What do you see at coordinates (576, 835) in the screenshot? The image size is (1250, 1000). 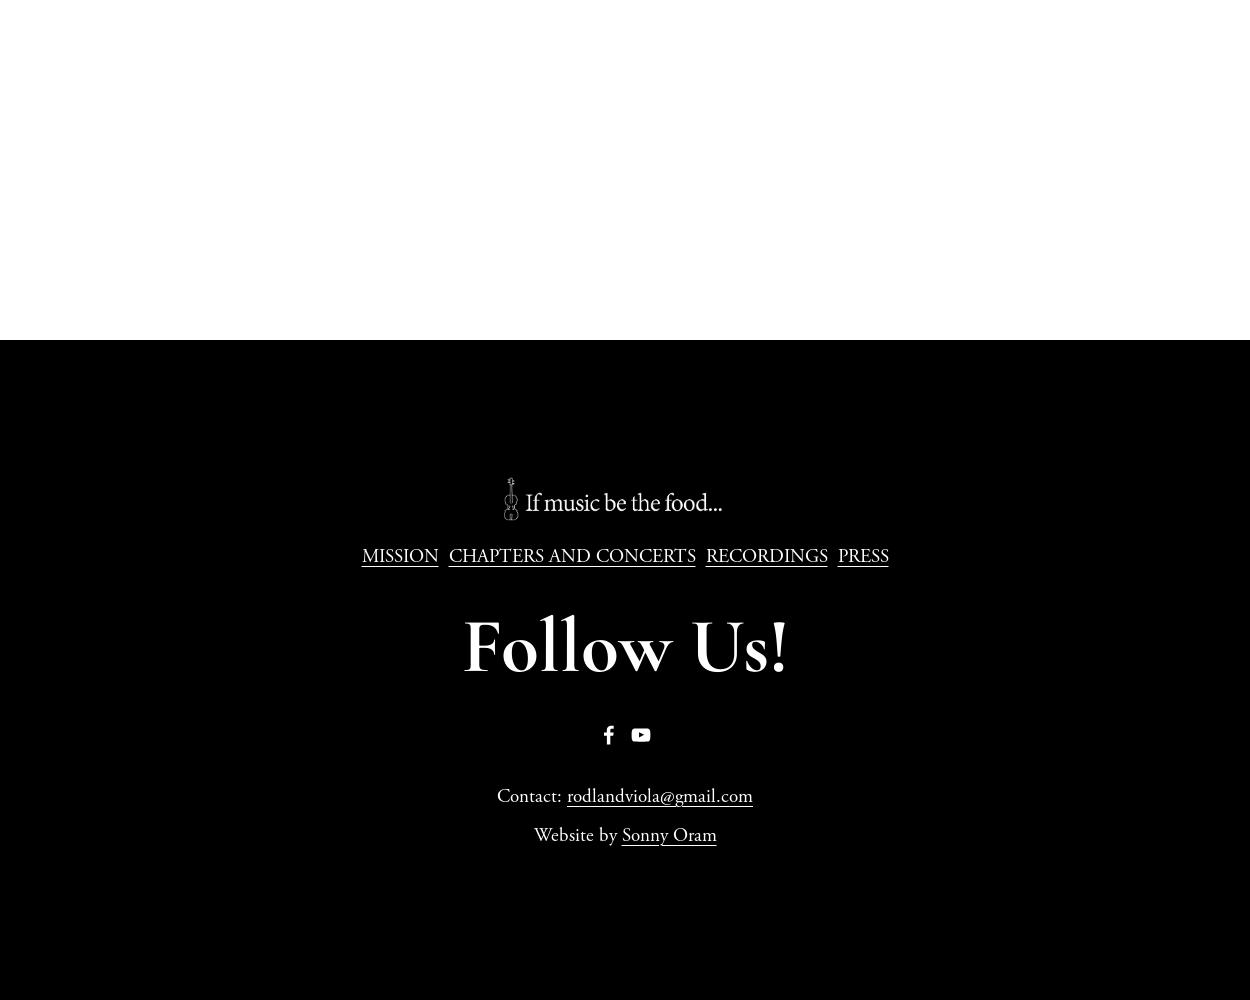 I see `'Website by'` at bounding box center [576, 835].